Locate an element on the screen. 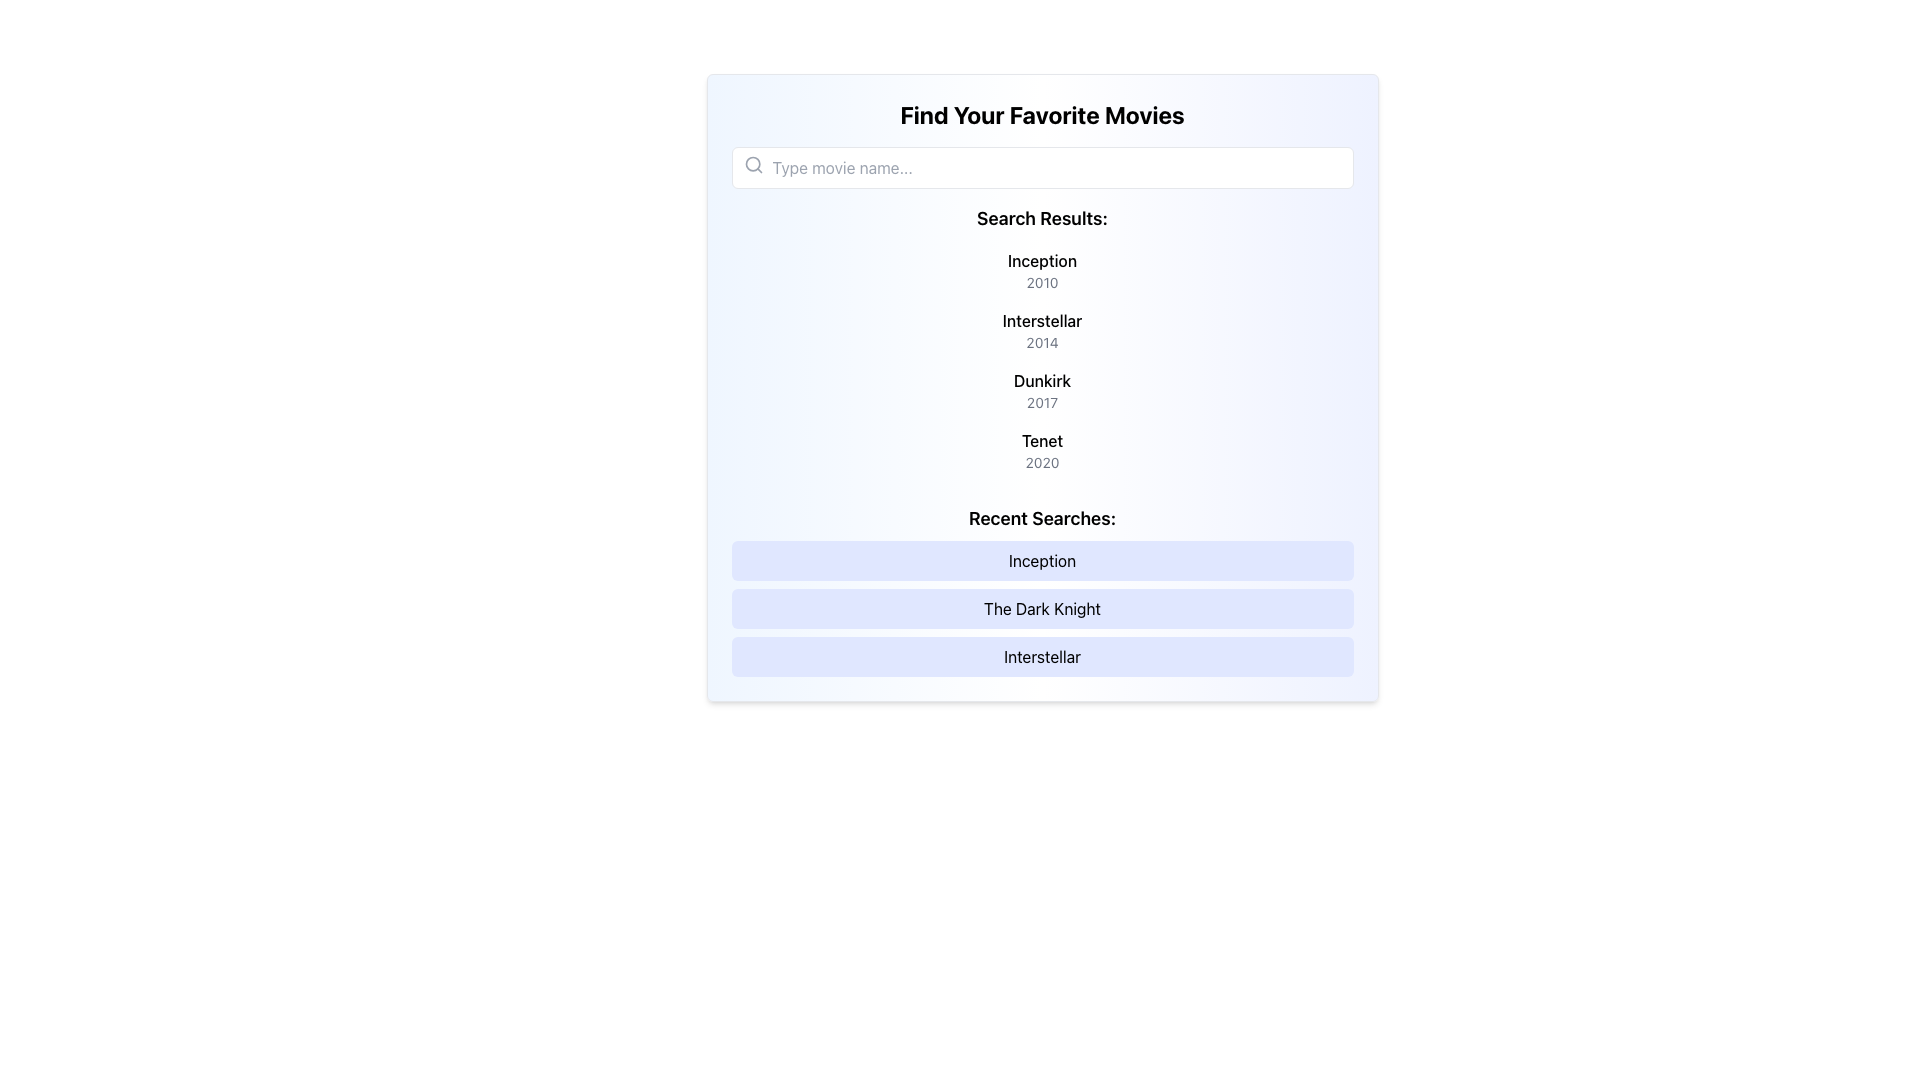 This screenshot has width=1920, height=1080. the title of the fourth movie in the 'Search Results' section is located at coordinates (1041, 439).